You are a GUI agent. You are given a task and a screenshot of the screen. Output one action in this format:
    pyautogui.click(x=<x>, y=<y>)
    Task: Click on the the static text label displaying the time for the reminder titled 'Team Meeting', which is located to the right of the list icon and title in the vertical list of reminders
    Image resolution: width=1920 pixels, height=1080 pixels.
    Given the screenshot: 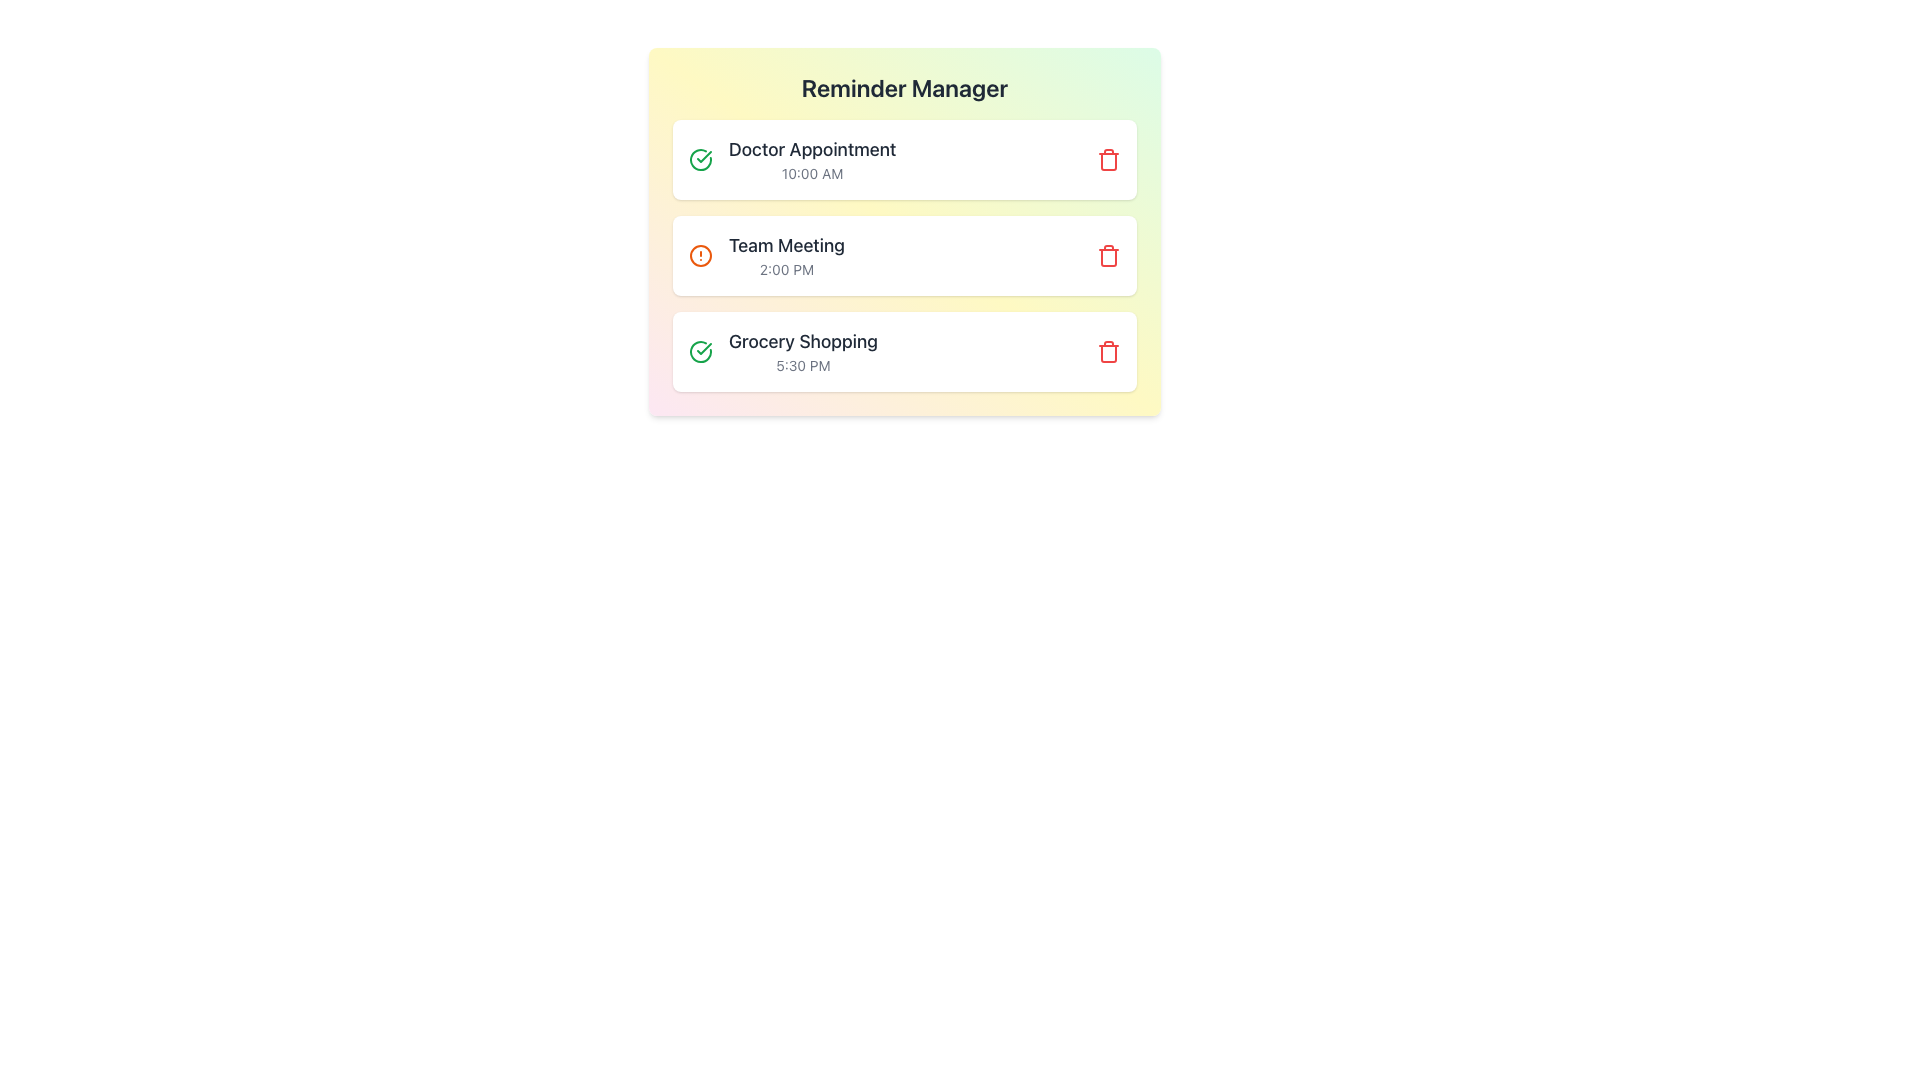 What is the action you would take?
    pyautogui.click(x=786, y=270)
    